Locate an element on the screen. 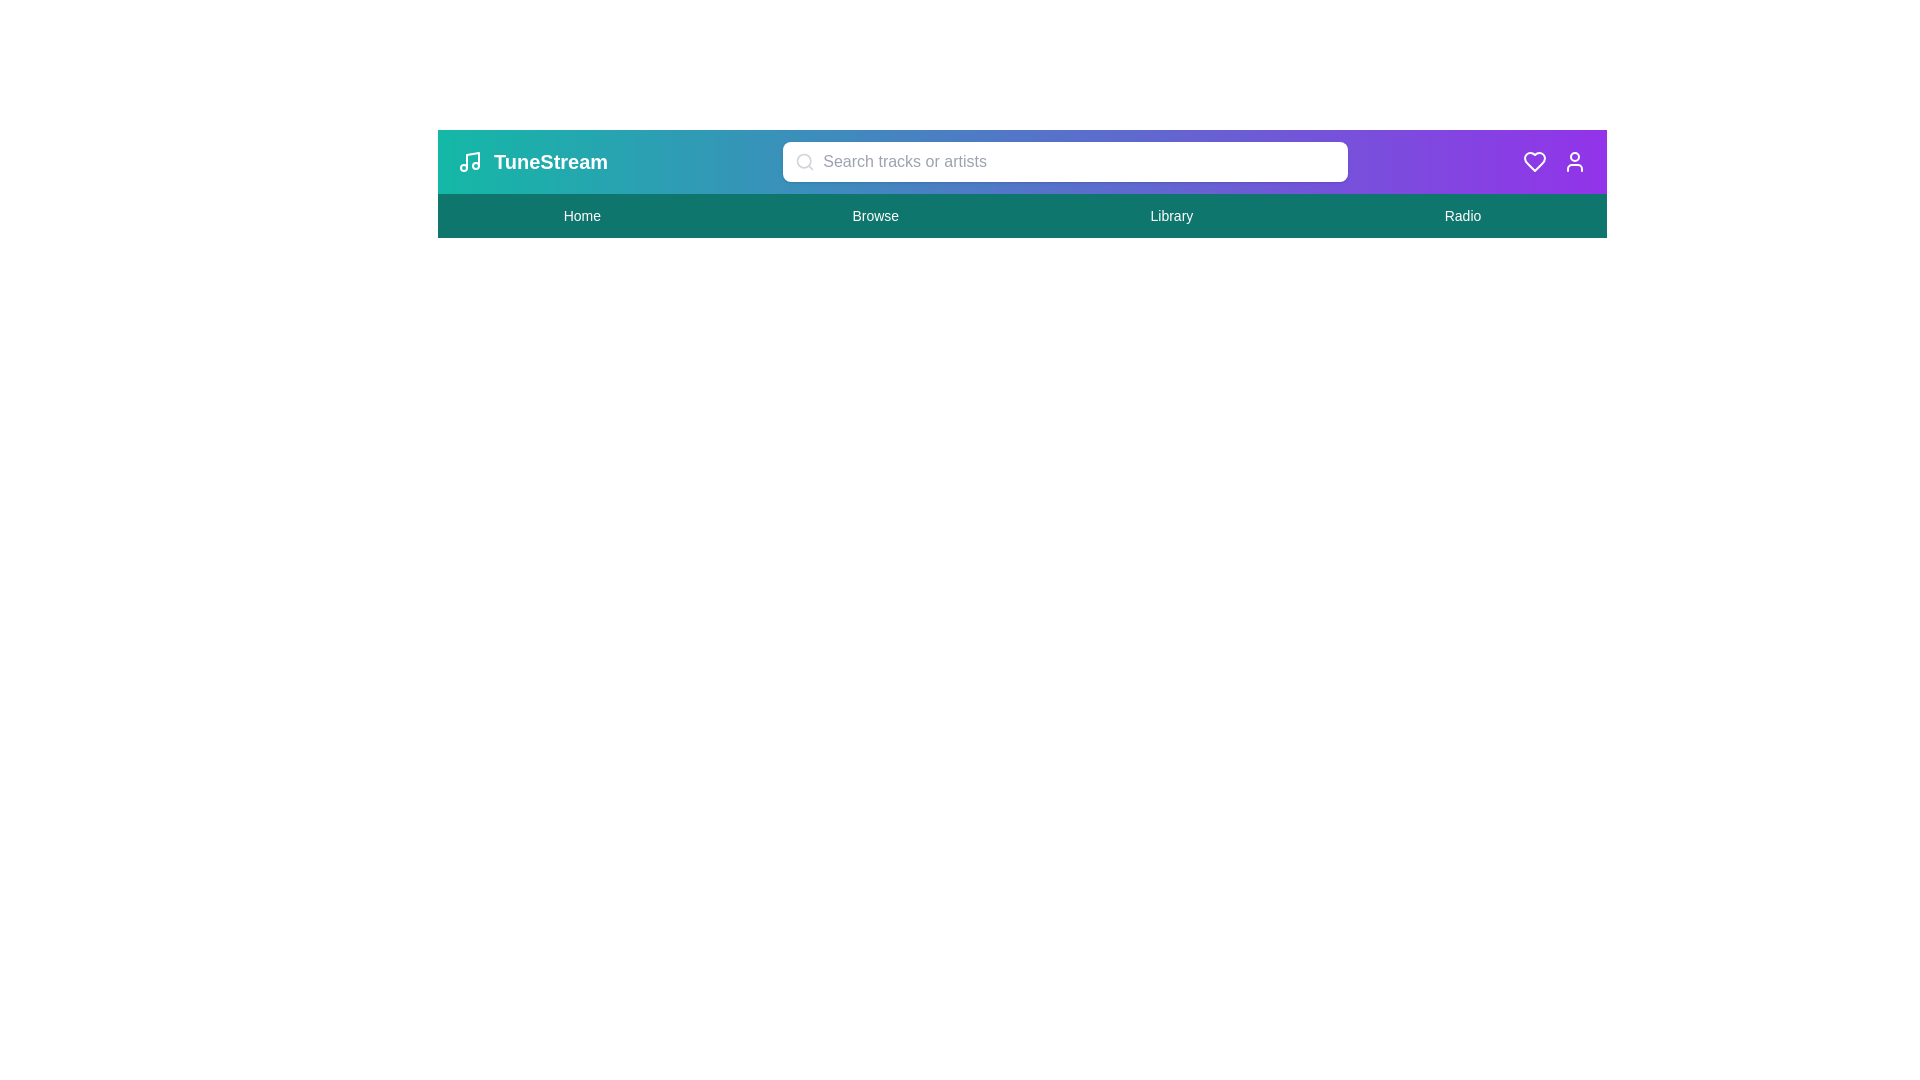 This screenshot has height=1080, width=1920. the 'Browse' navigation link in the navigation bar is located at coordinates (875, 216).